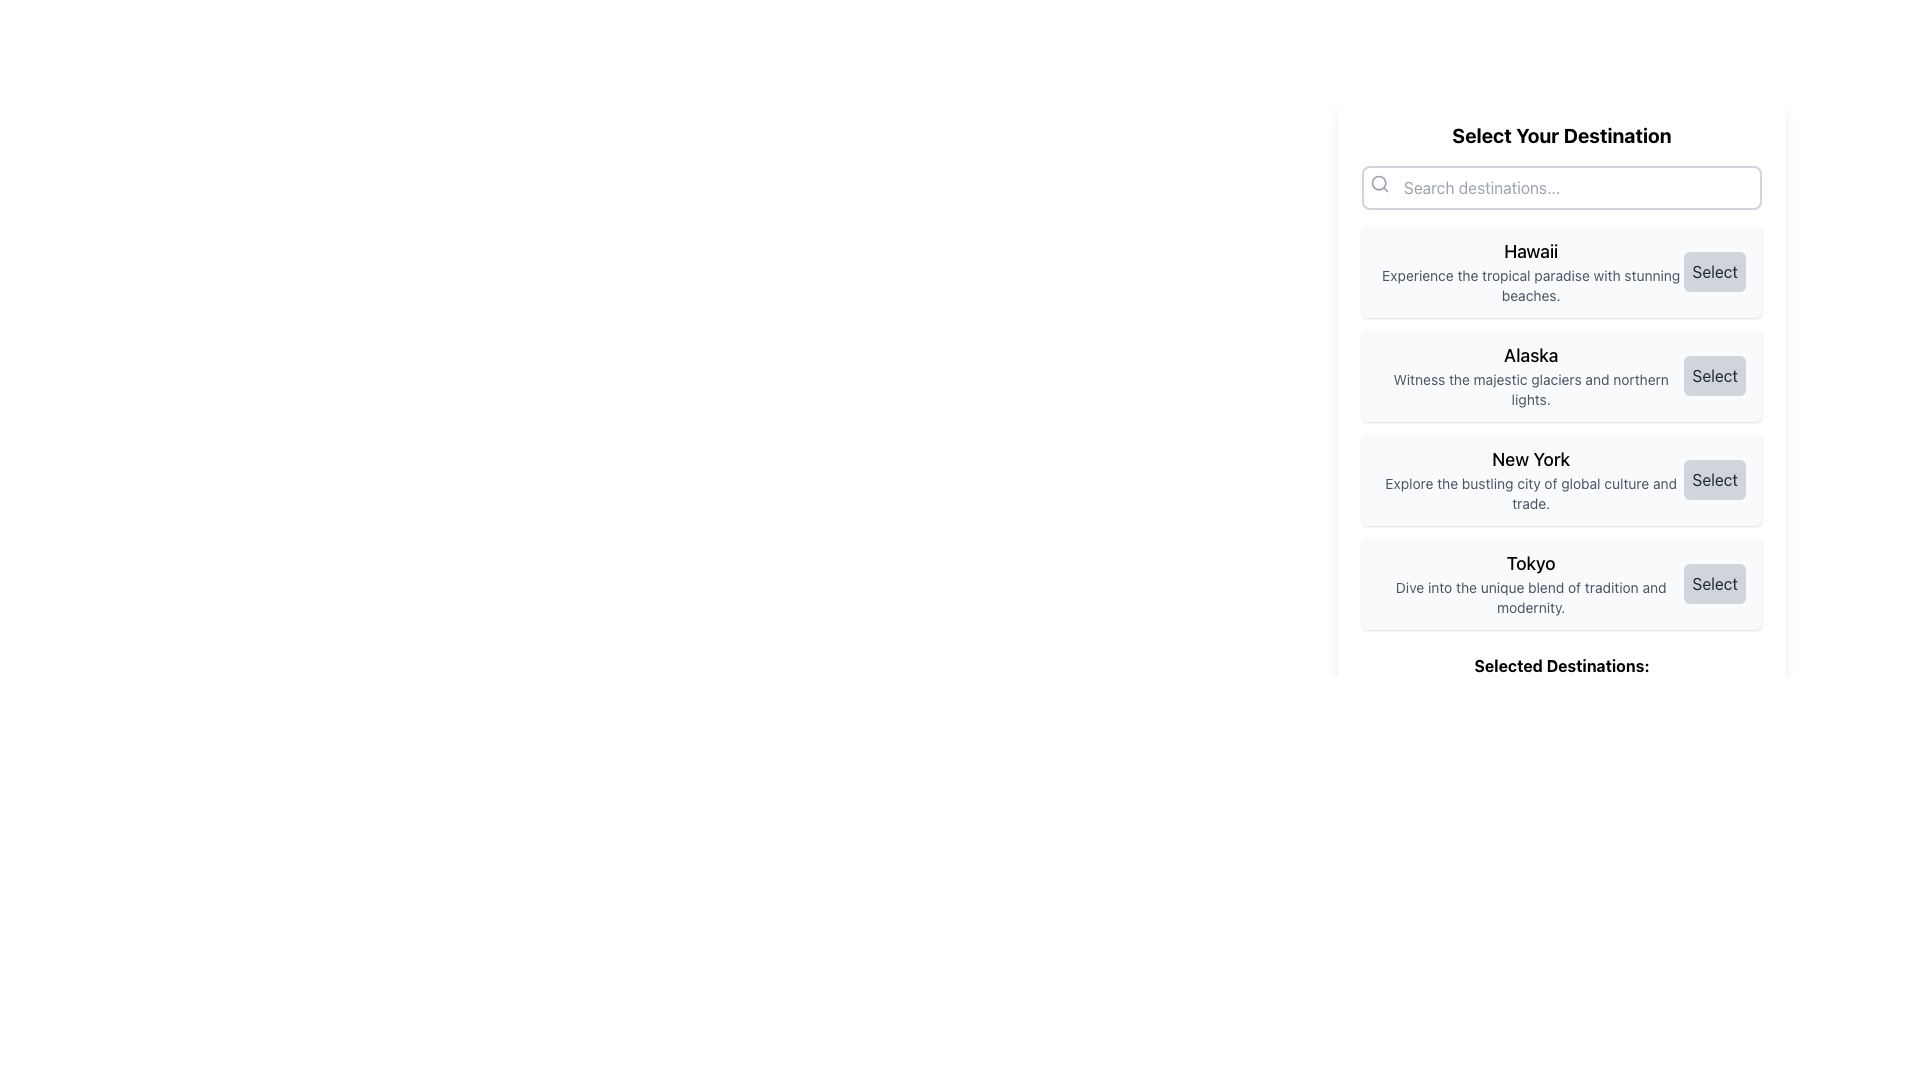 This screenshot has height=1080, width=1920. Describe the element at coordinates (1713, 375) in the screenshot. I see `the 'Select' button with a light gray background and dark gray text, located at the far right of the 'Alaska' card in the vertical list of destinations` at that location.